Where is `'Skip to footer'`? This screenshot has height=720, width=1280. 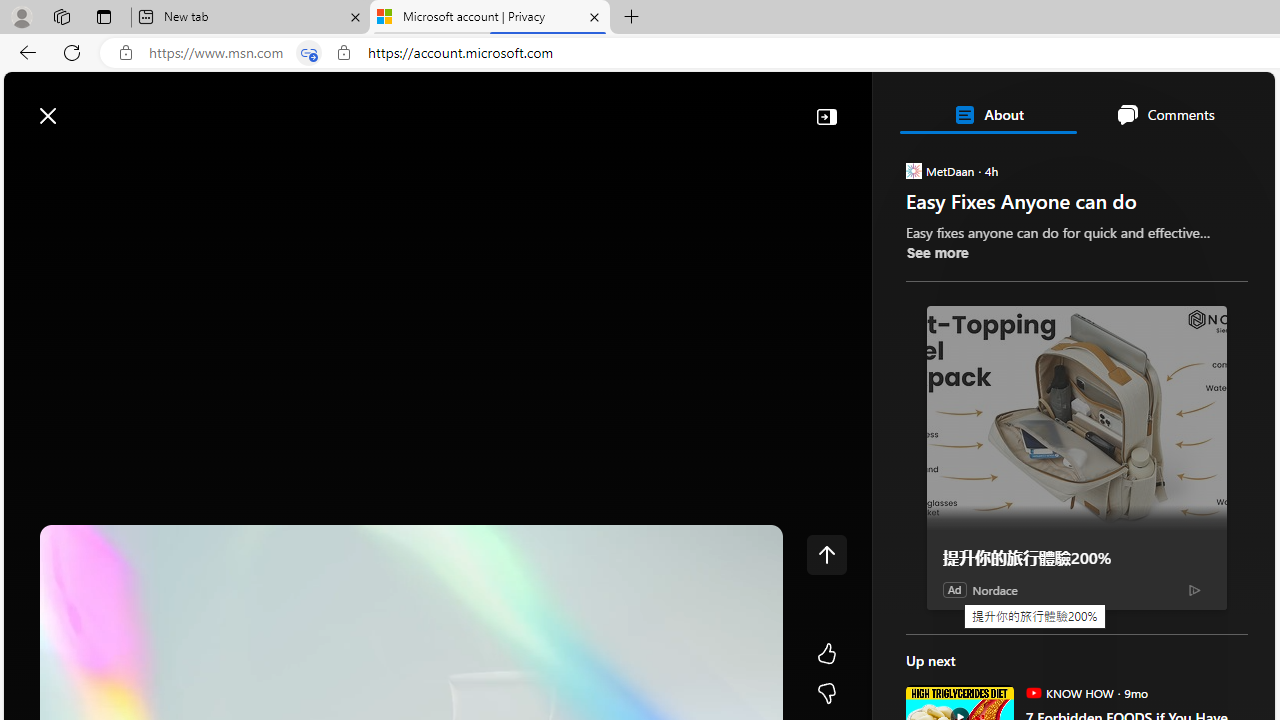
'Skip to footer' is located at coordinates (81, 105).